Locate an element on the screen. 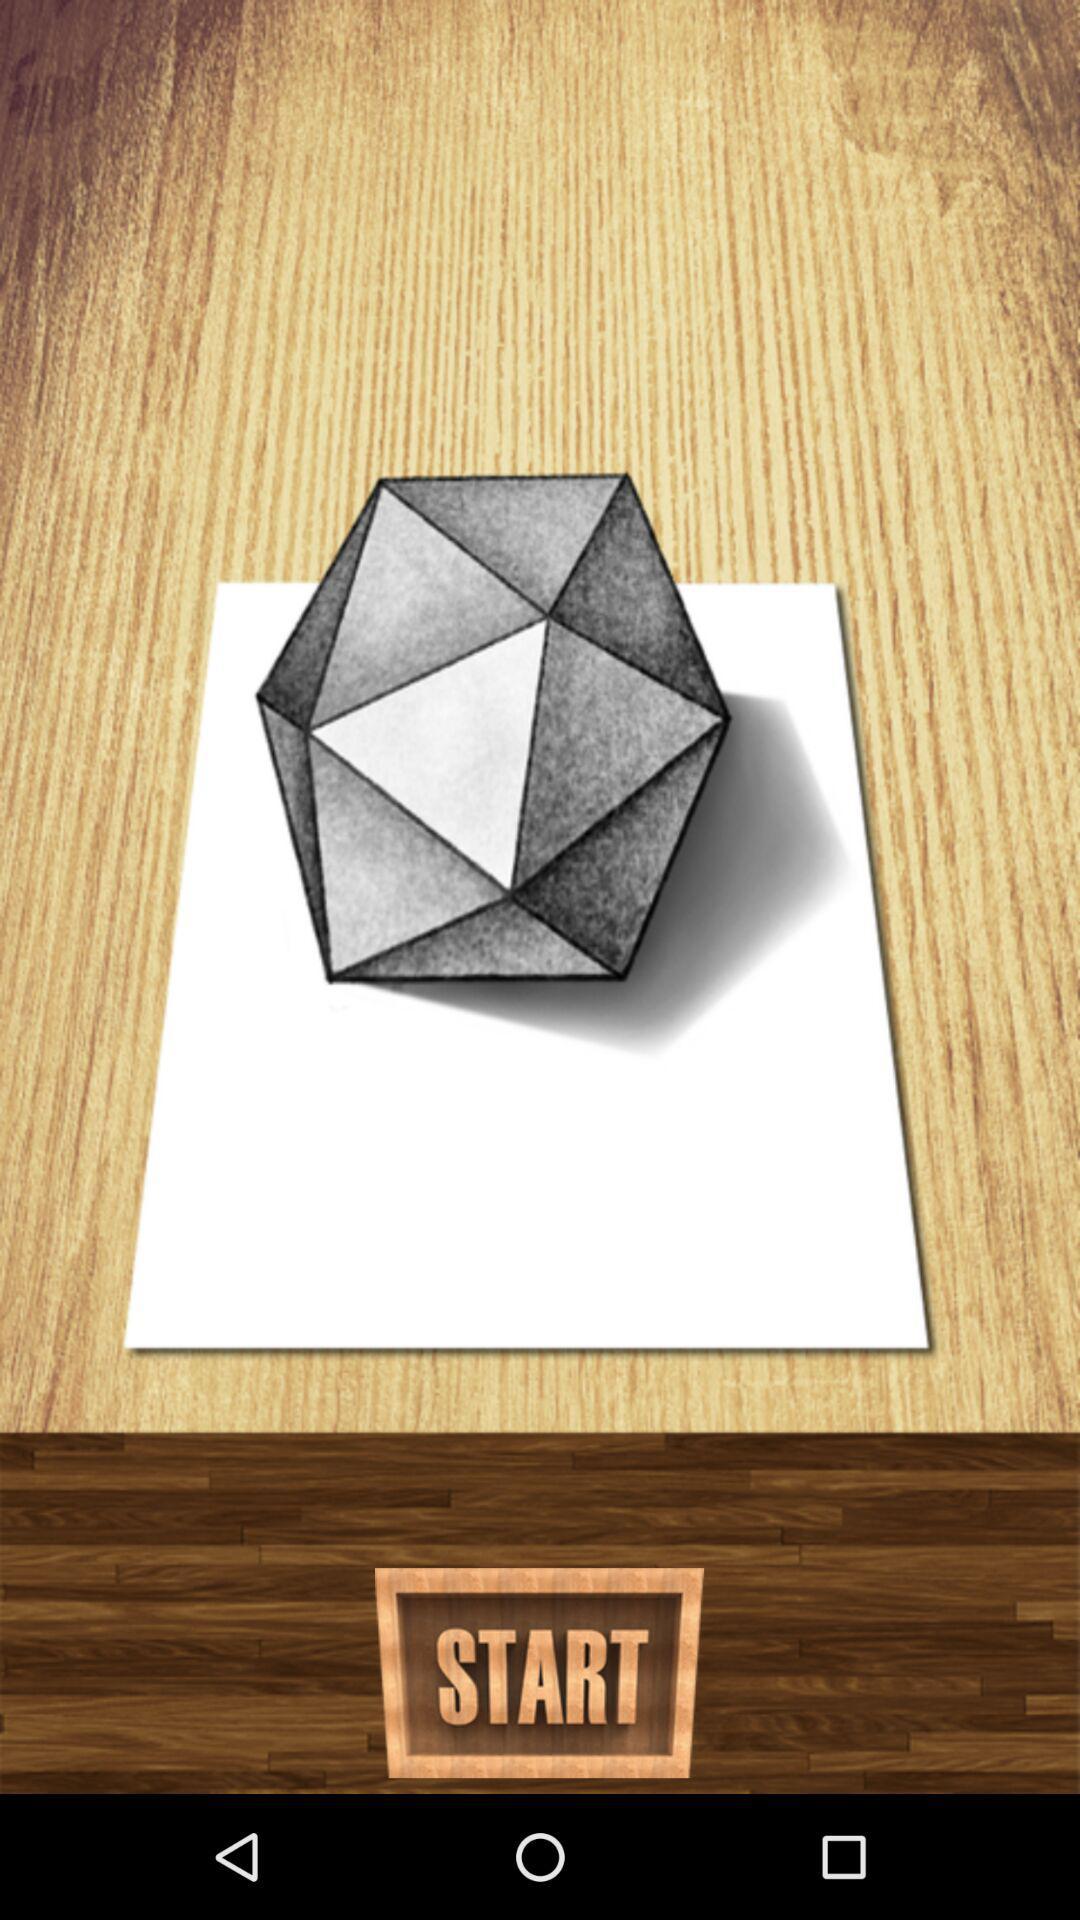  start the drawing instruction is located at coordinates (538, 1673).